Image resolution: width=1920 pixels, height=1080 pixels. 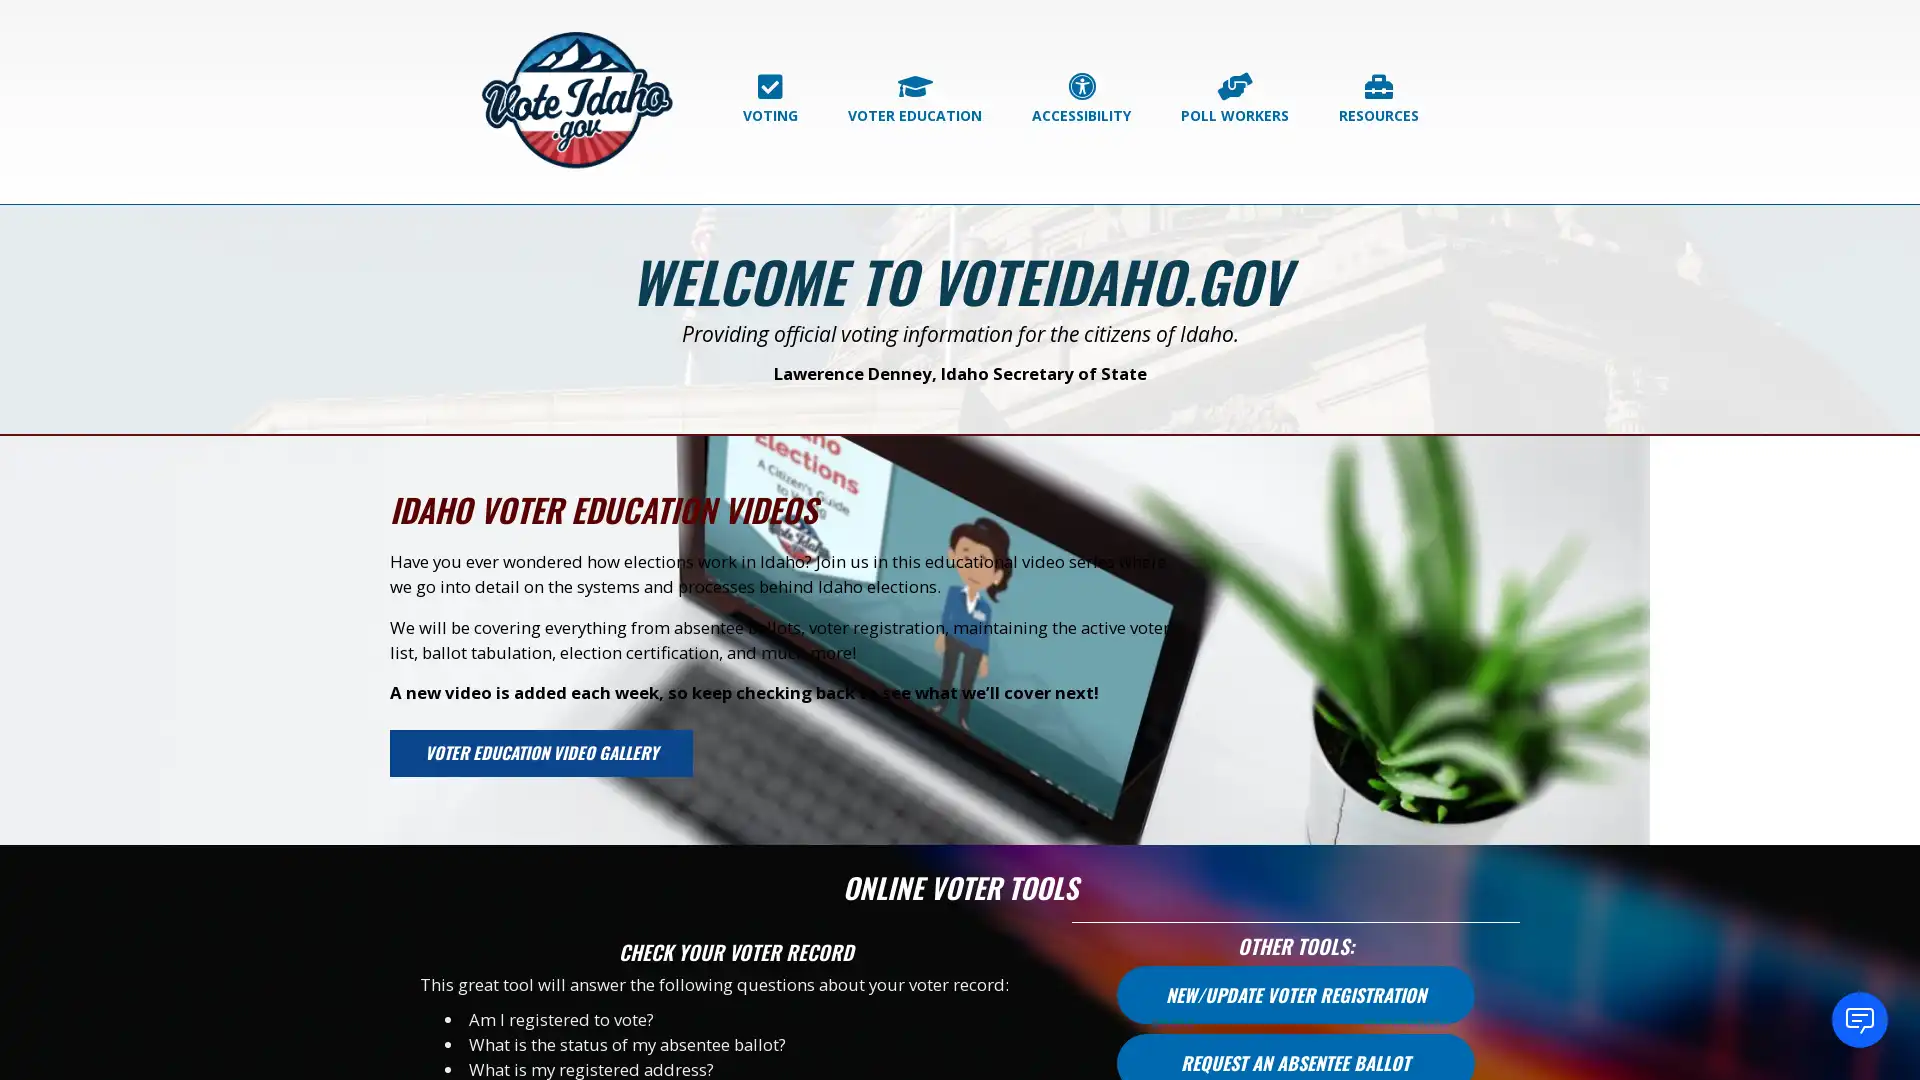 I want to click on NEW/UPDATE VOTER REGISTRATION, so click(x=1296, y=998).